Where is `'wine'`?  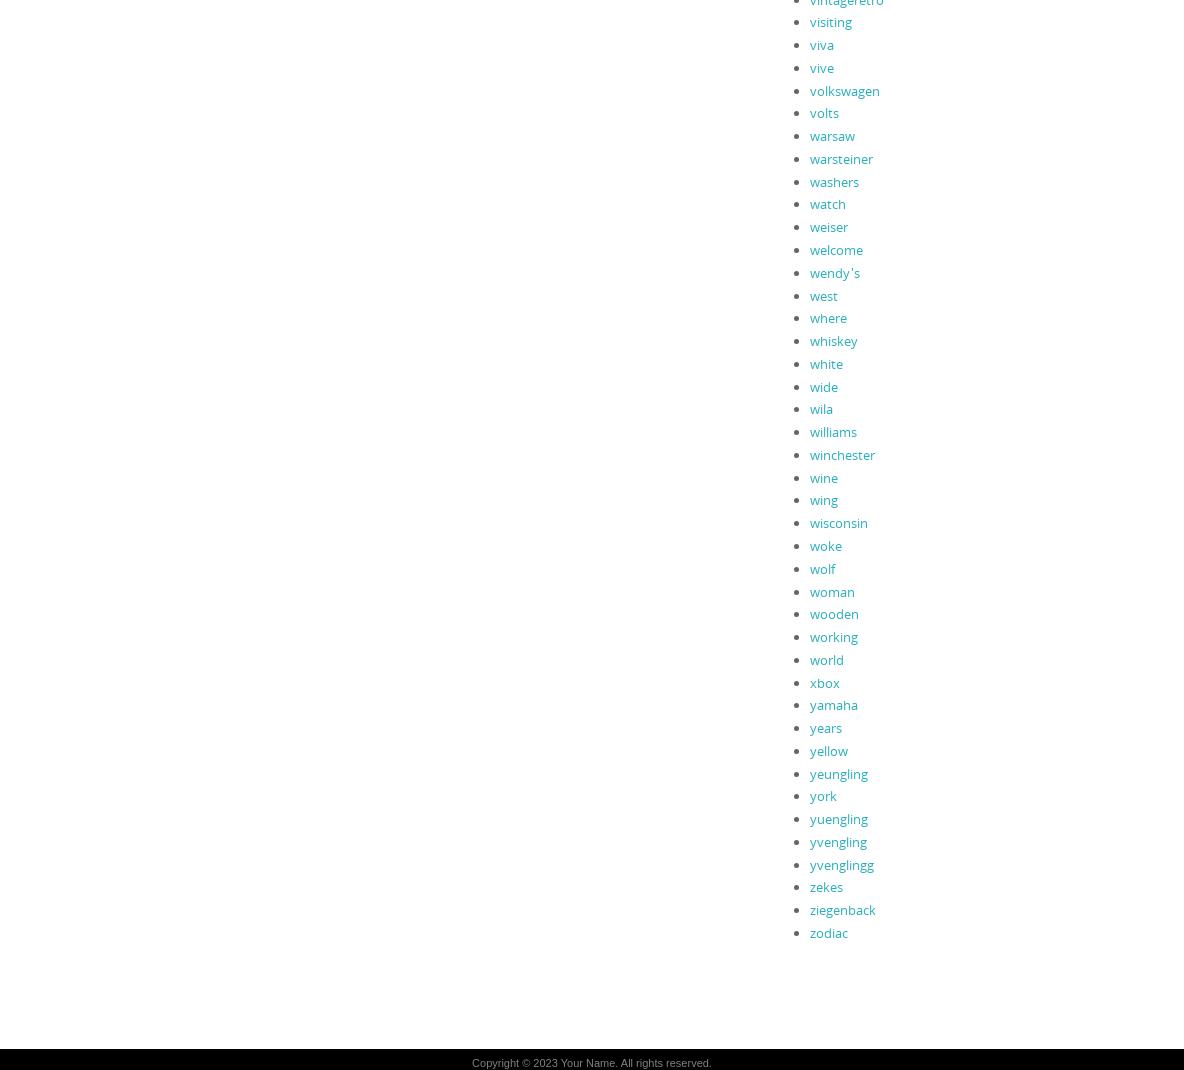 'wine' is located at coordinates (808, 477).